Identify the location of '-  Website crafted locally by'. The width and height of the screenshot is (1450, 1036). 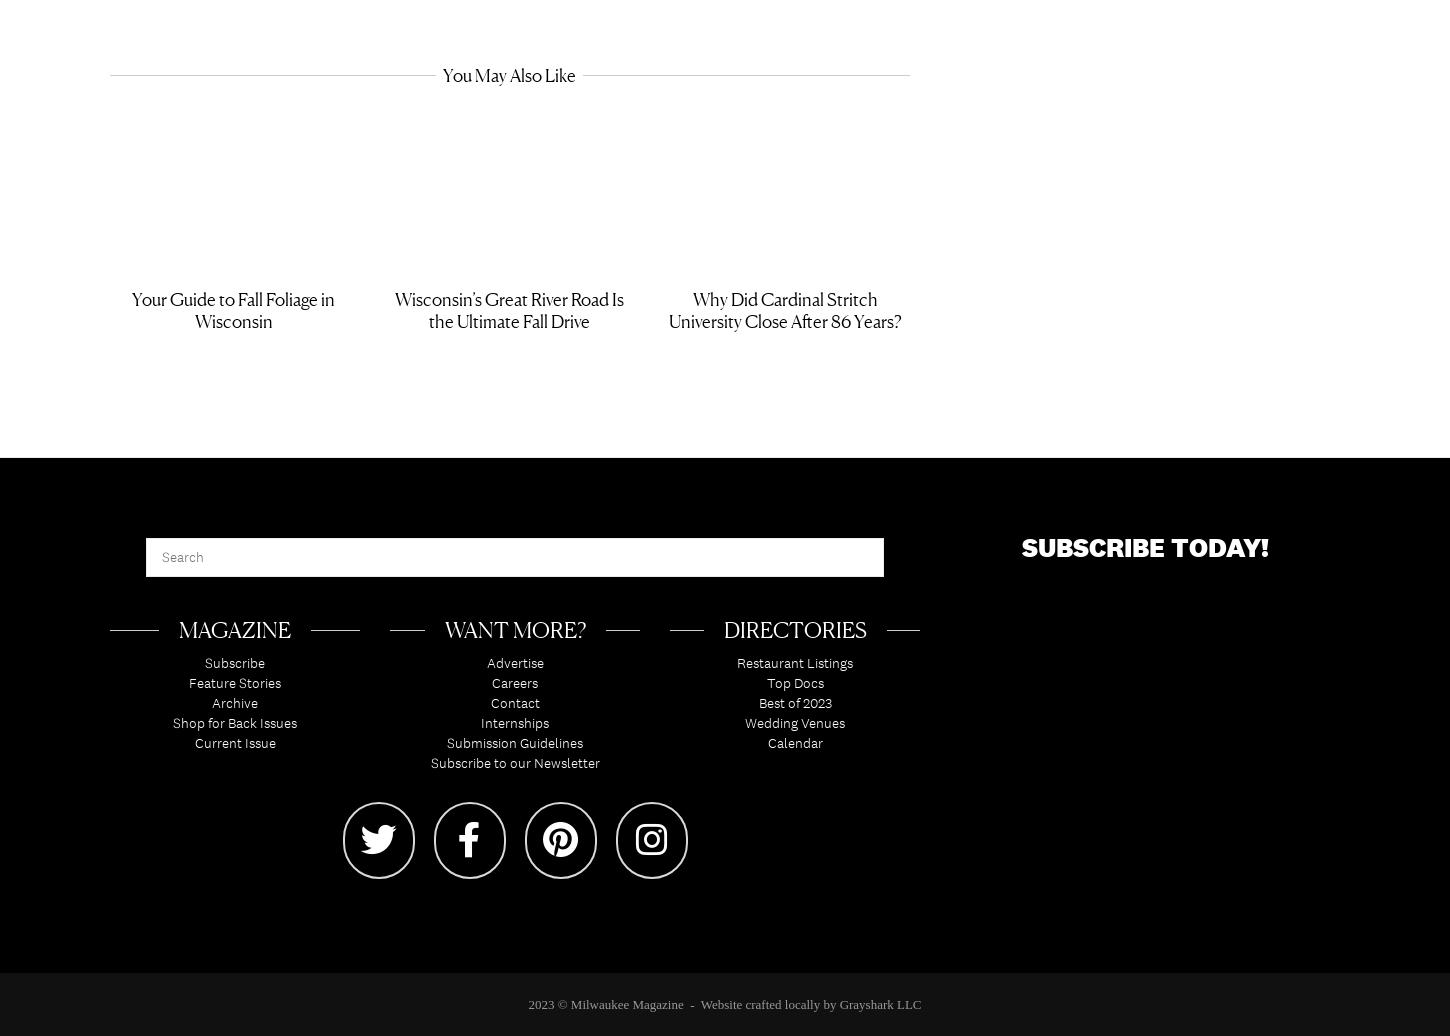
(681, 1010).